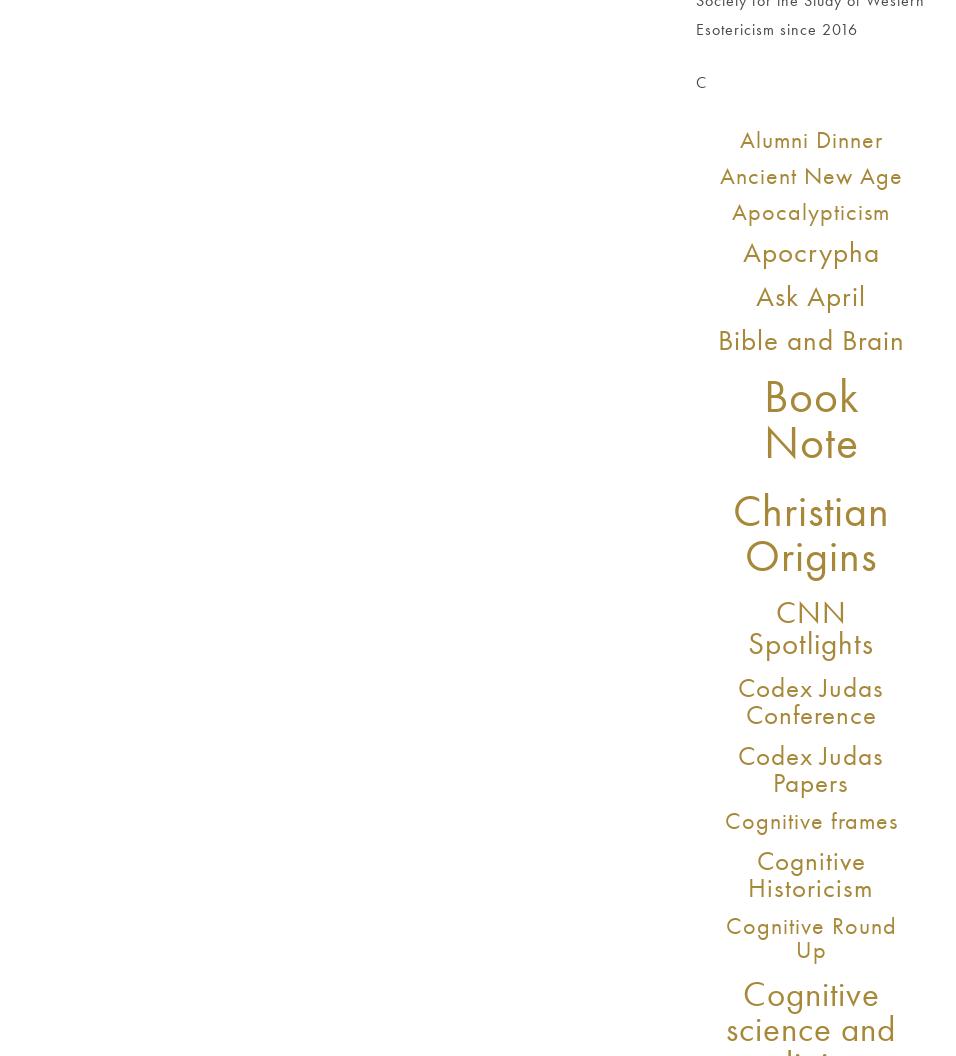 This screenshot has width=956, height=1056. I want to click on 'Bible and Brain', so click(809, 337).